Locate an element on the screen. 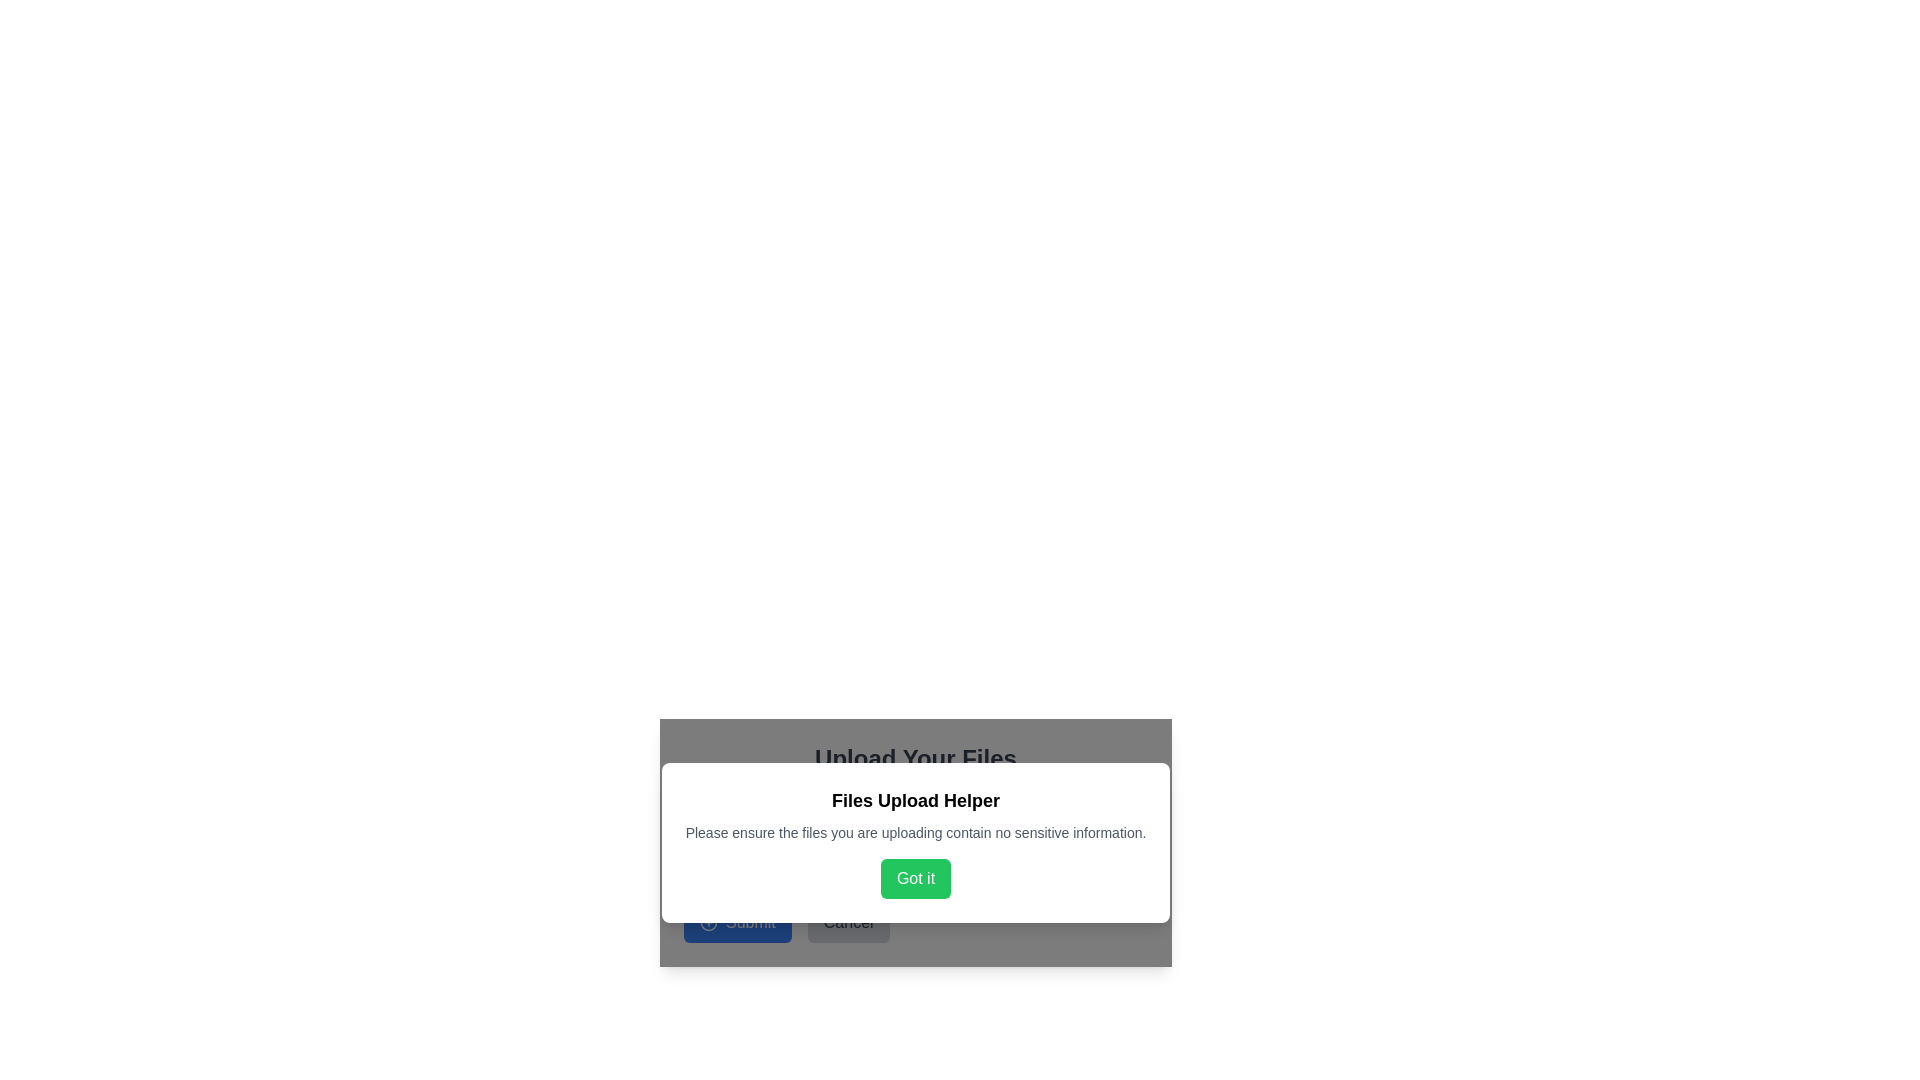  information provided in the 'Files Upload Helper' modal dialog, which contains a bold header and descriptive text, followed by the green button labeled 'Got it' is located at coordinates (915, 843).